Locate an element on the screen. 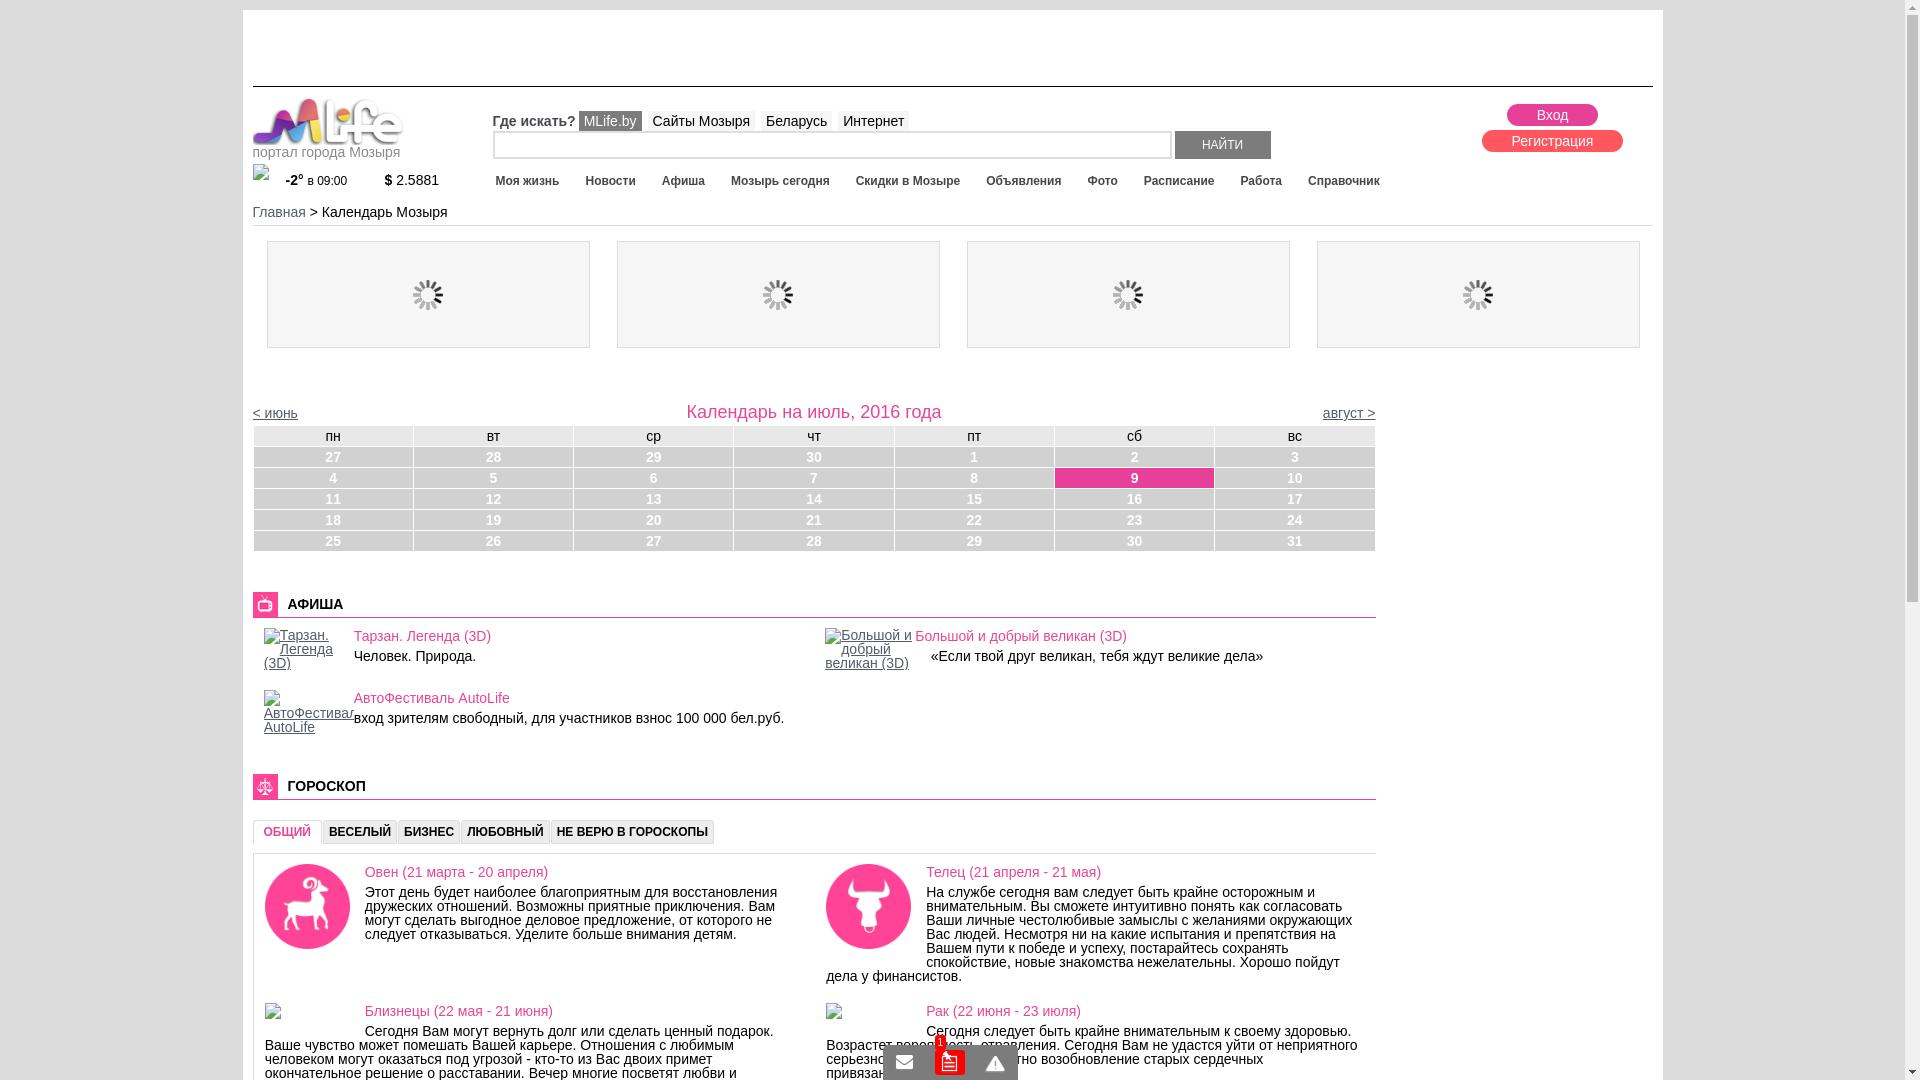 The height and width of the screenshot is (1080, 1920). '12' is located at coordinates (412, 497).